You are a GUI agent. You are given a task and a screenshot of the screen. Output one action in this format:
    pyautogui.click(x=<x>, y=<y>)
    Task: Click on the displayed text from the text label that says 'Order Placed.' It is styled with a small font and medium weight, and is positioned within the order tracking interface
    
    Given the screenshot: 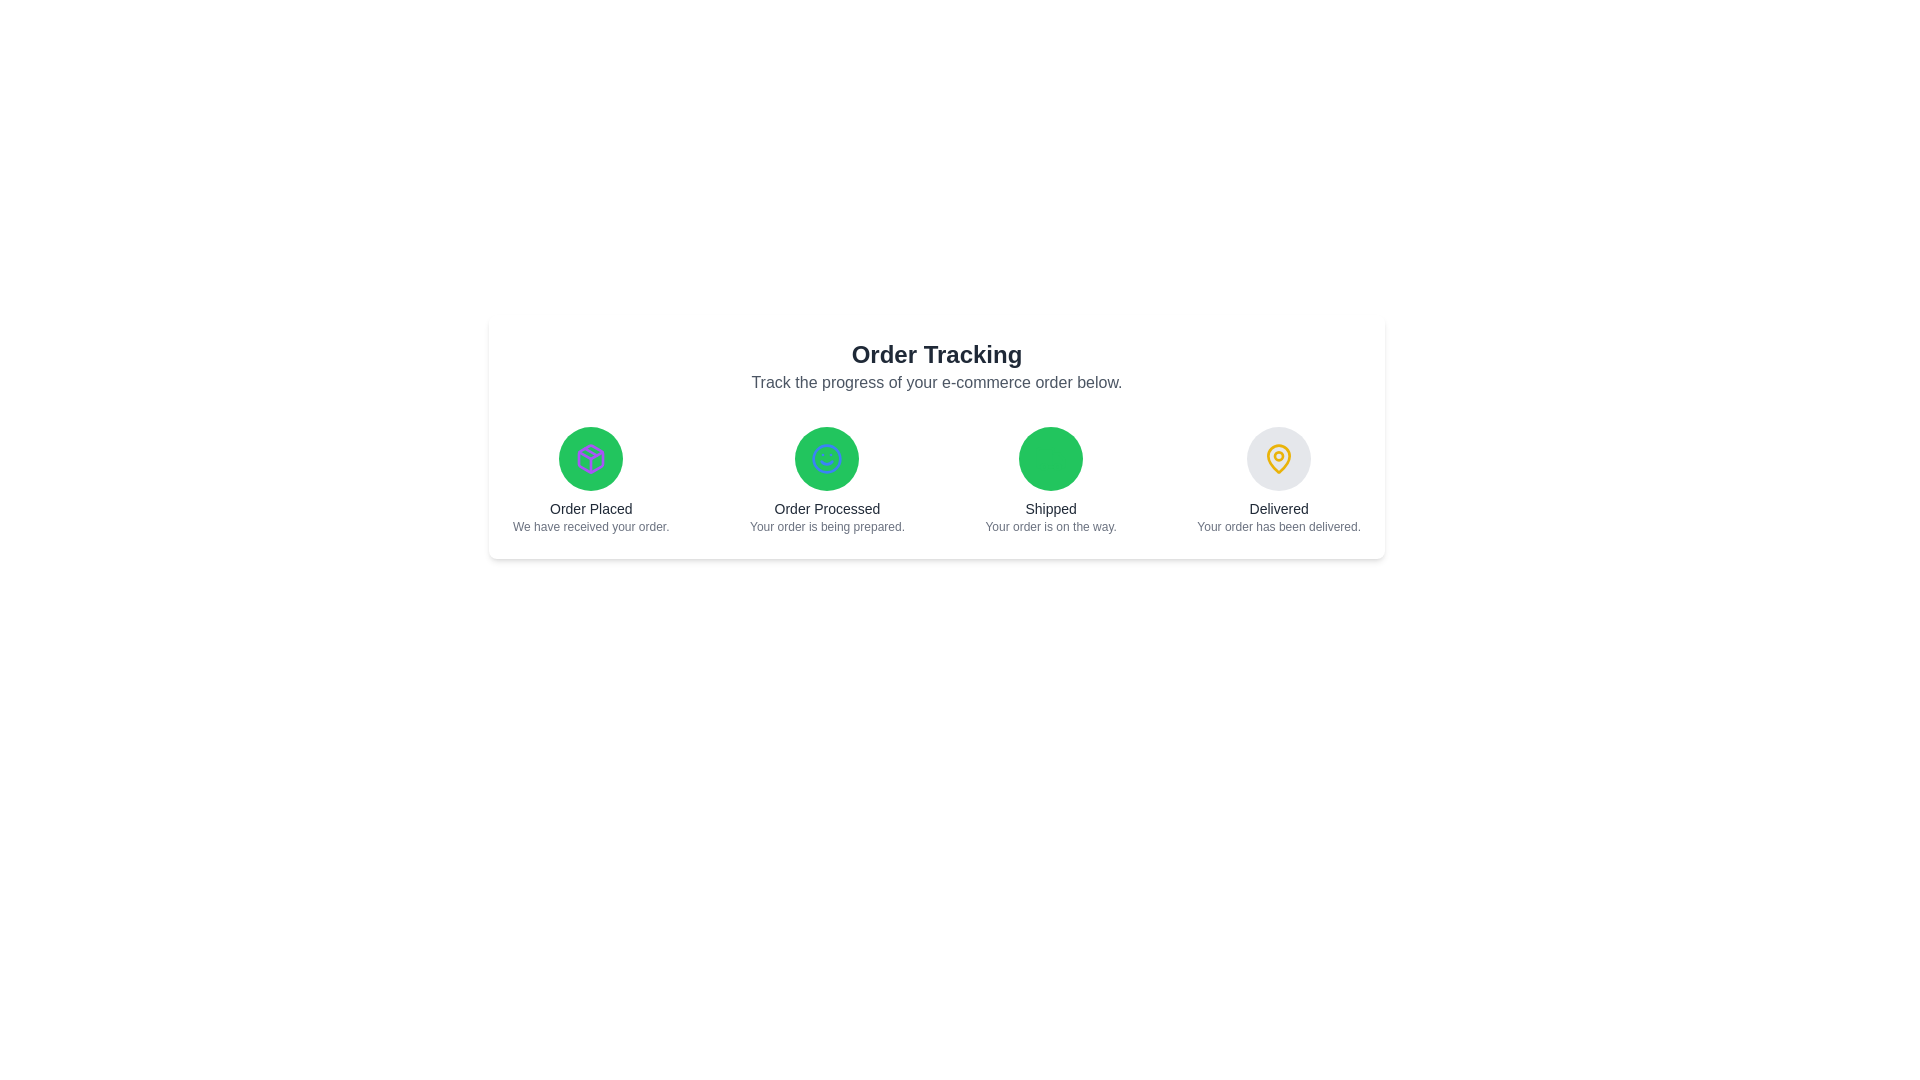 What is the action you would take?
    pyautogui.click(x=590, y=508)
    